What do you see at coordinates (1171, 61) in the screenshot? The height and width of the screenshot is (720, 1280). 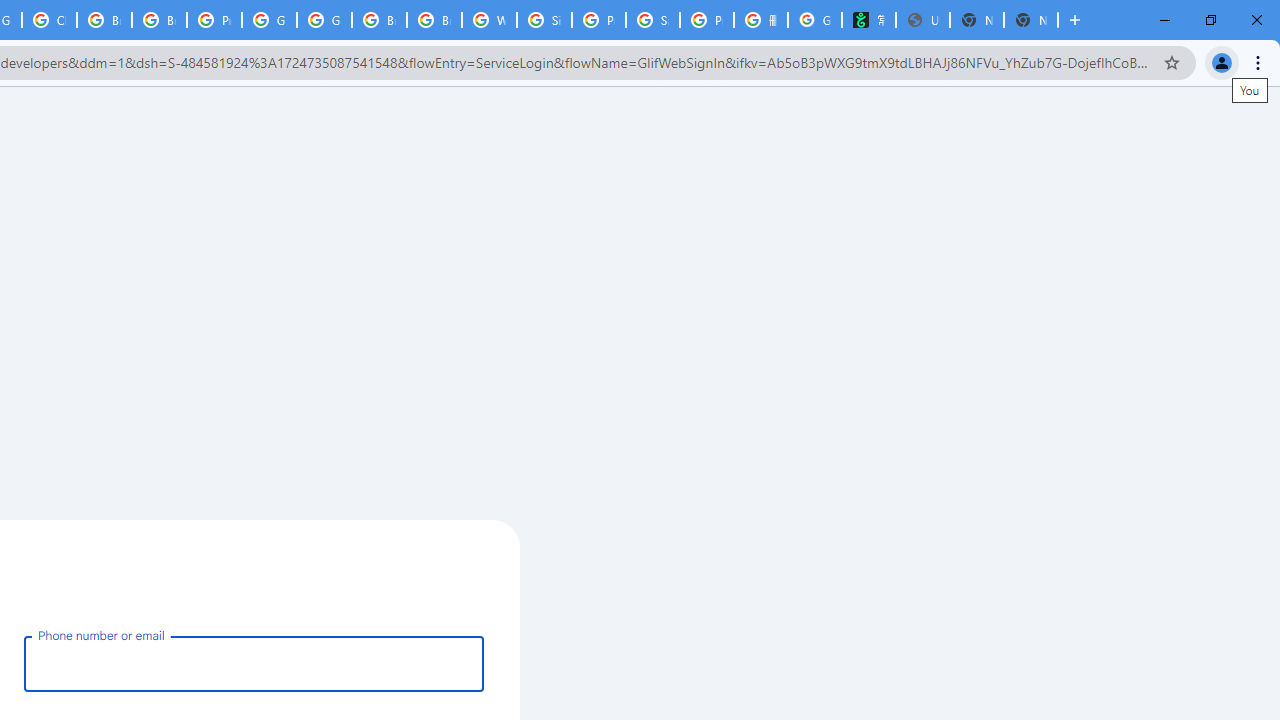 I see `'Bookmark this tab'` at bounding box center [1171, 61].